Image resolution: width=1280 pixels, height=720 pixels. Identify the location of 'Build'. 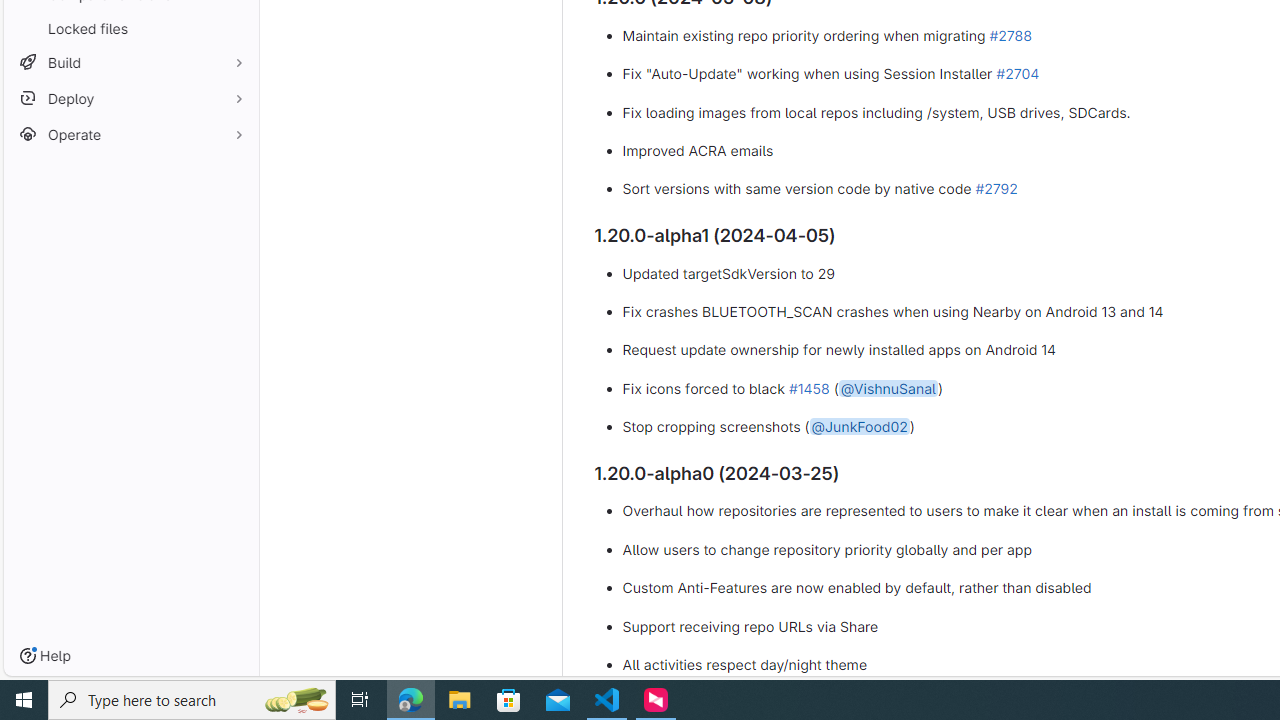
(130, 61).